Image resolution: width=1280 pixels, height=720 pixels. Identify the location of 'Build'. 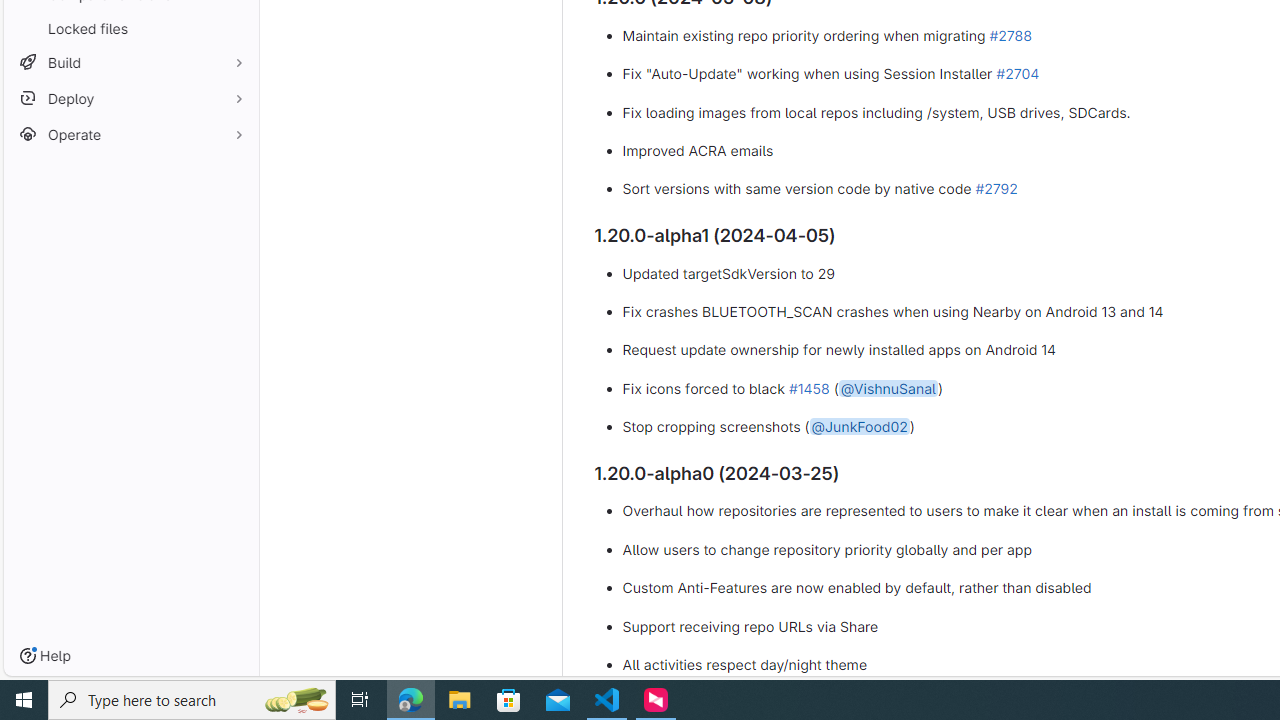
(130, 61).